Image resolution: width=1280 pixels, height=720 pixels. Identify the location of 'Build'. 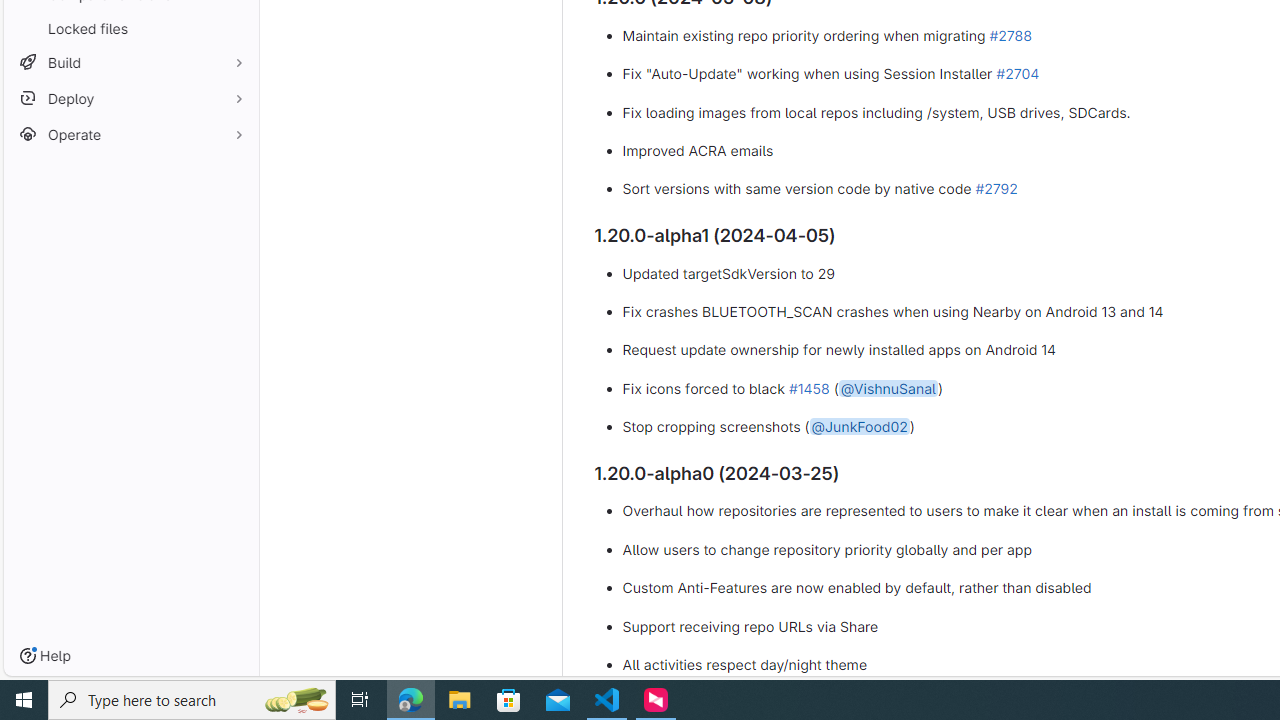
(130, 61).